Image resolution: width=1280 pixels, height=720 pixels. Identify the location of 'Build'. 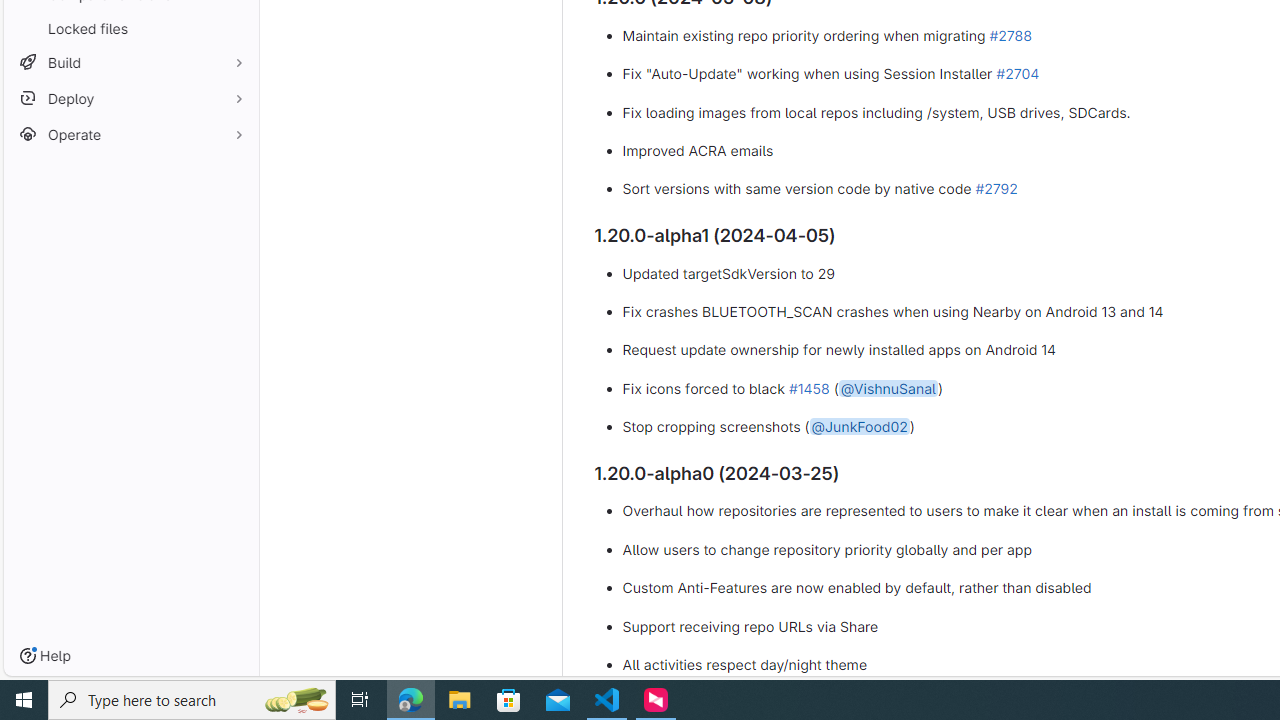
(130, 61).